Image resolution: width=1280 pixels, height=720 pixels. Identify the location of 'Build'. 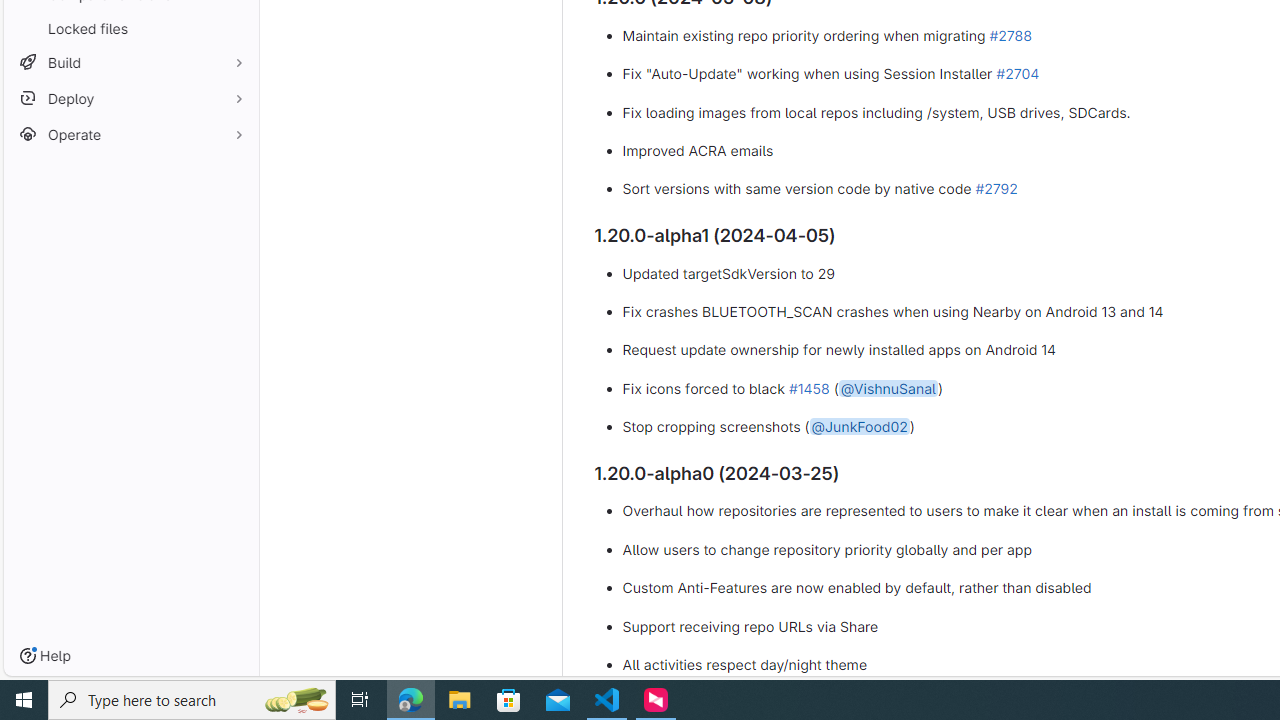
(130, 61).